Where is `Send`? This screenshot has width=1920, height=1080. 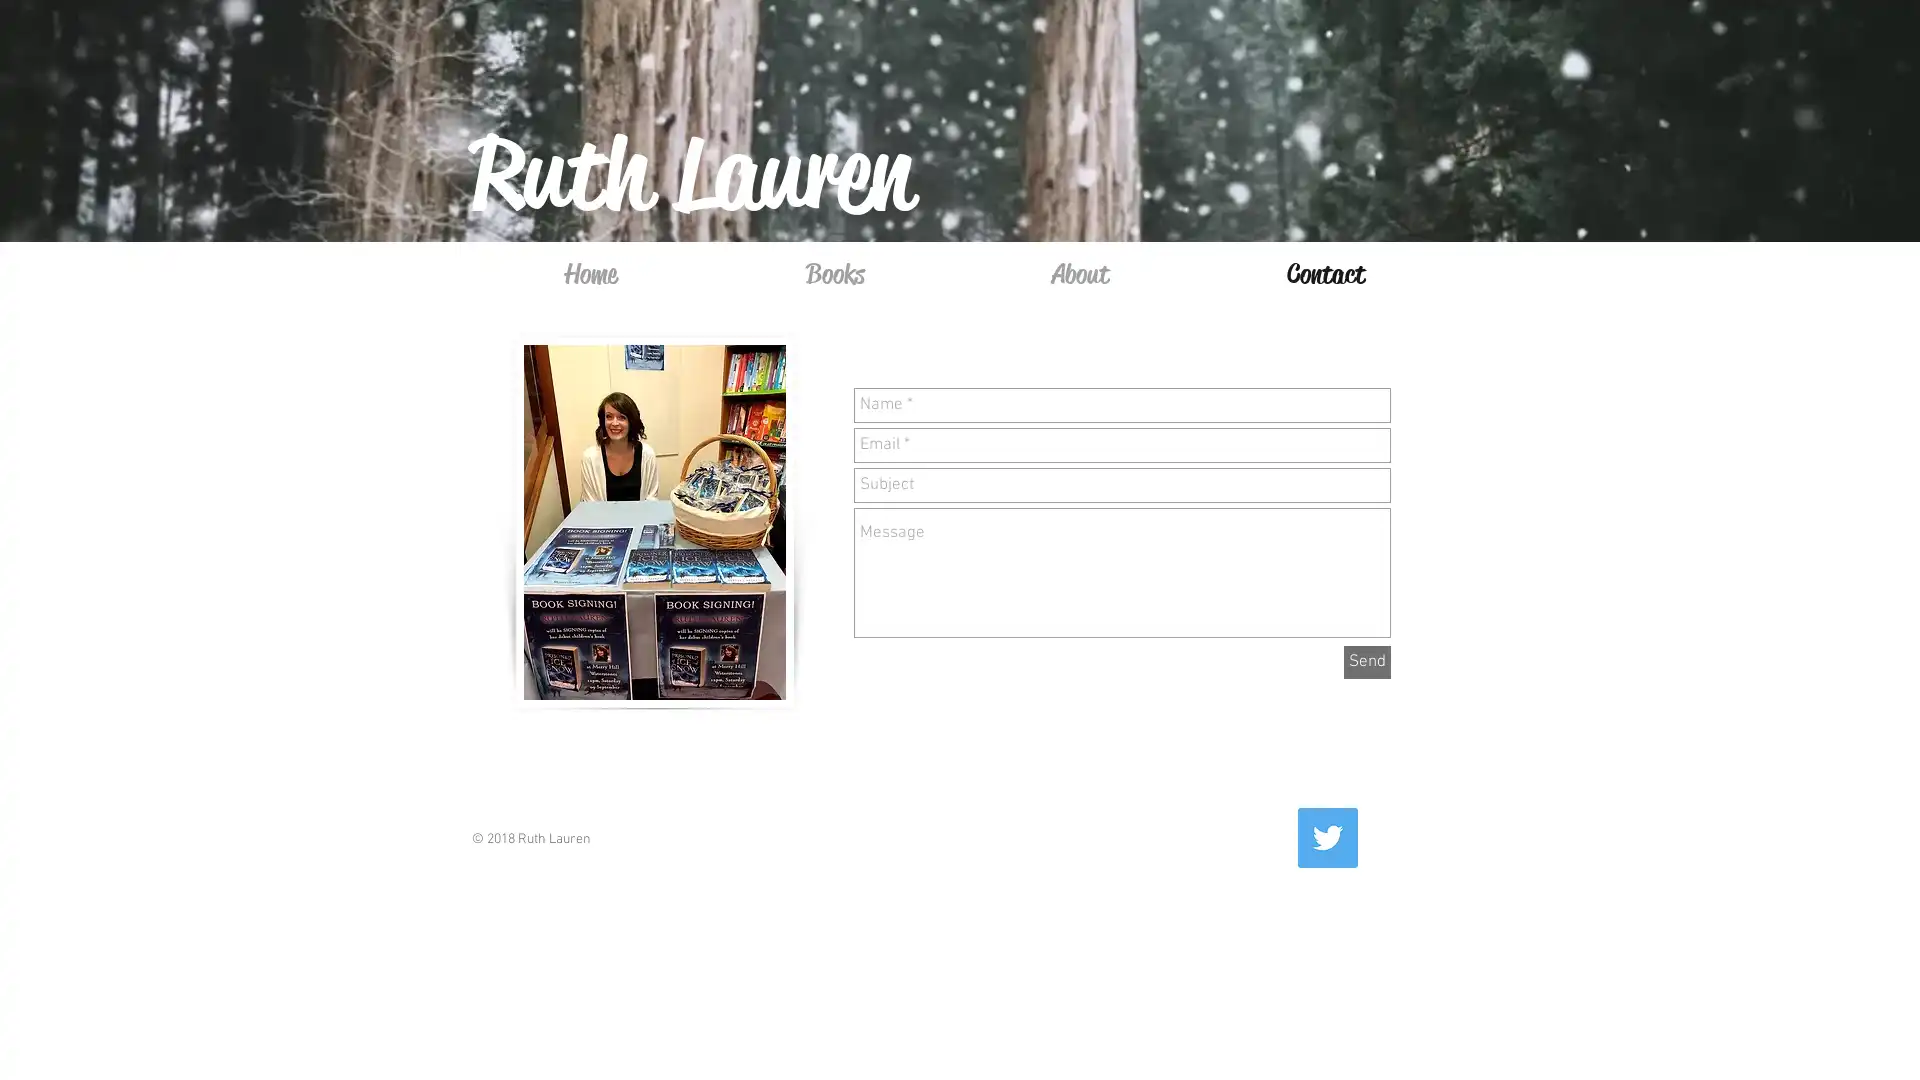 Send is located at coordinates (1366, 662).